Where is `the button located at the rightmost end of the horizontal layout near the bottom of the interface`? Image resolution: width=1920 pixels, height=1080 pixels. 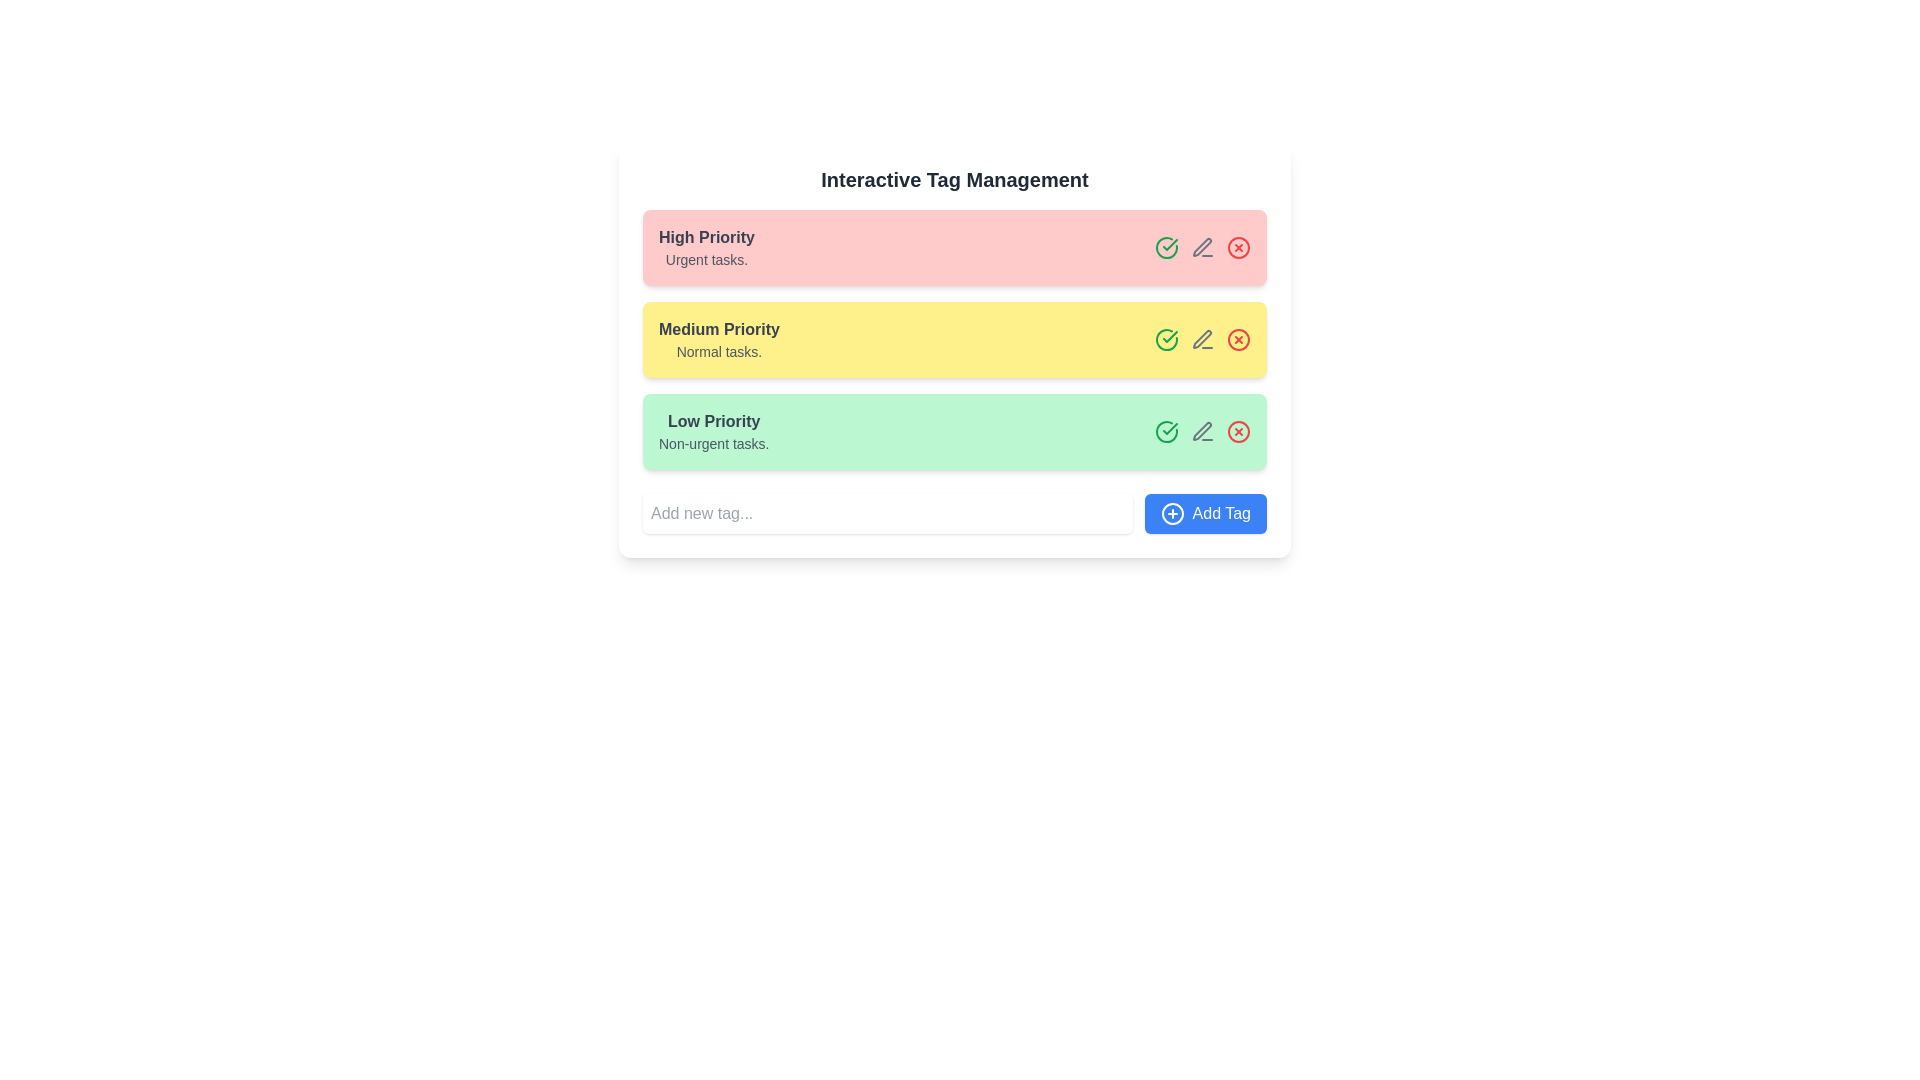 the button located at the rightmost end of the horizontal layout near the bottom of the interface is located at coordinates (1204, 512).